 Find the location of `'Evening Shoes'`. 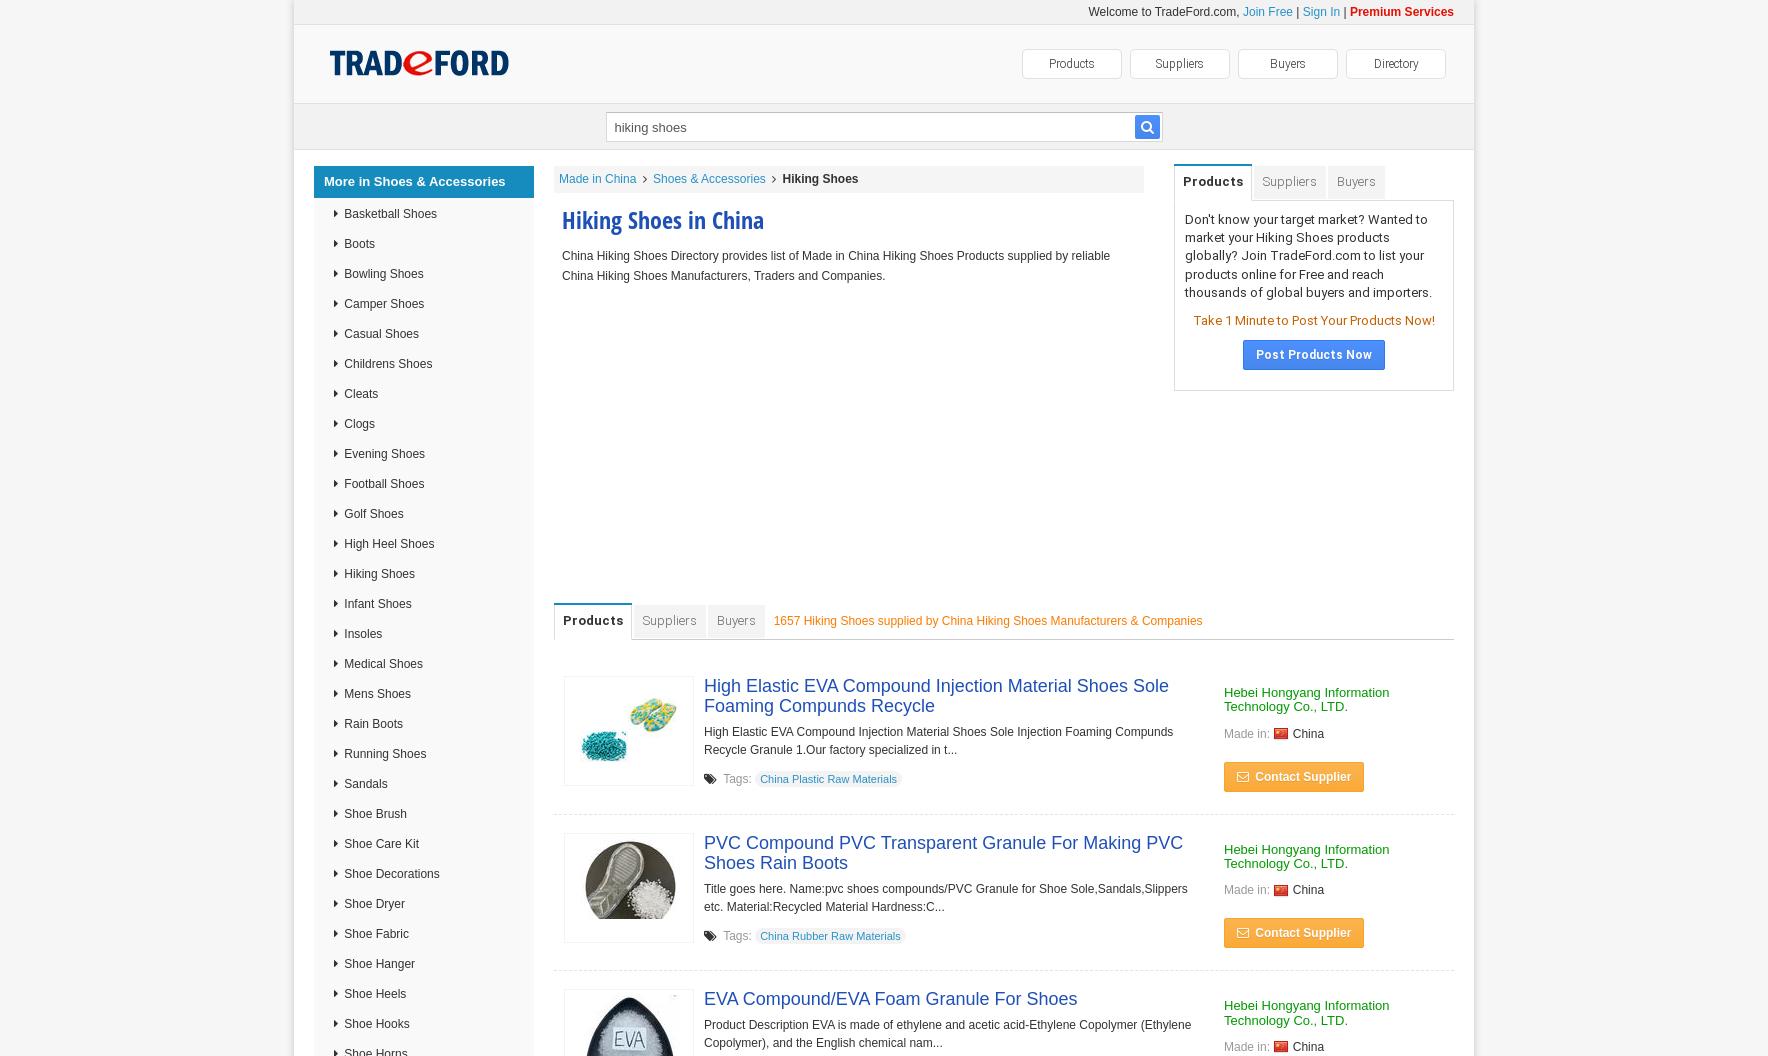

'Evening Shoes' is located at coordinates (382, 453).